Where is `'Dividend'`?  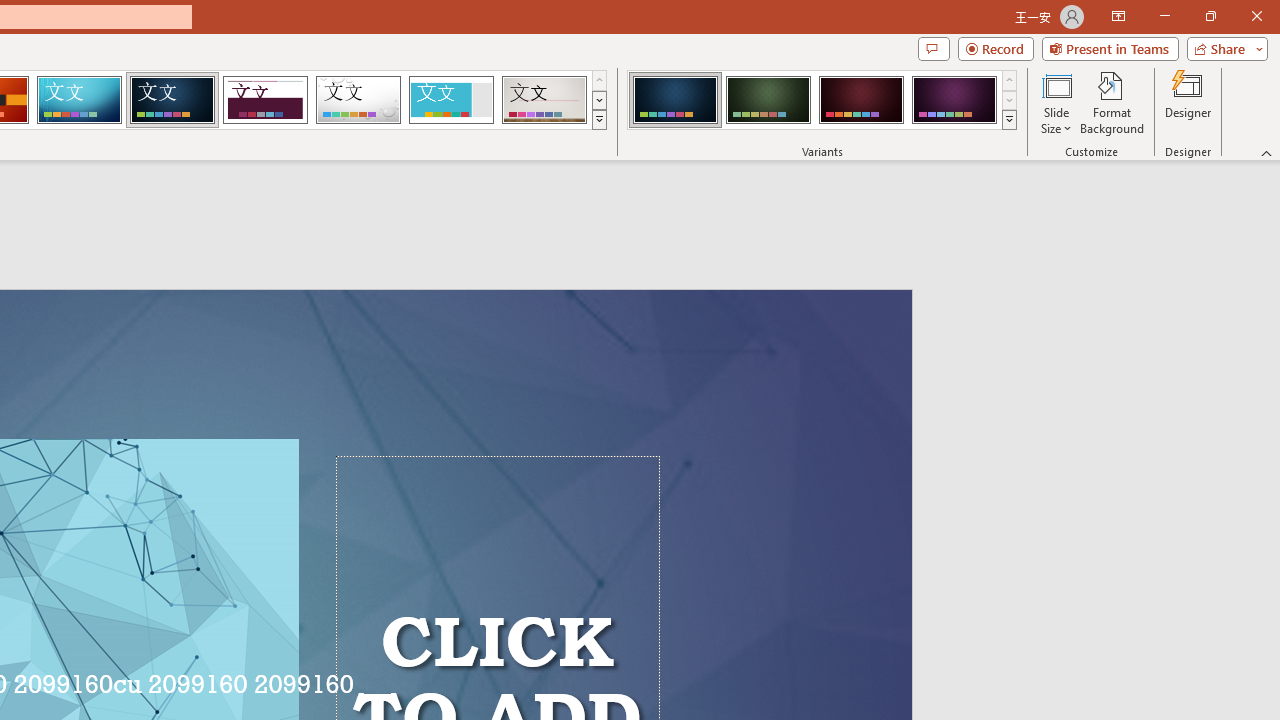 'Dividend' is located at coordinates (264, 100).